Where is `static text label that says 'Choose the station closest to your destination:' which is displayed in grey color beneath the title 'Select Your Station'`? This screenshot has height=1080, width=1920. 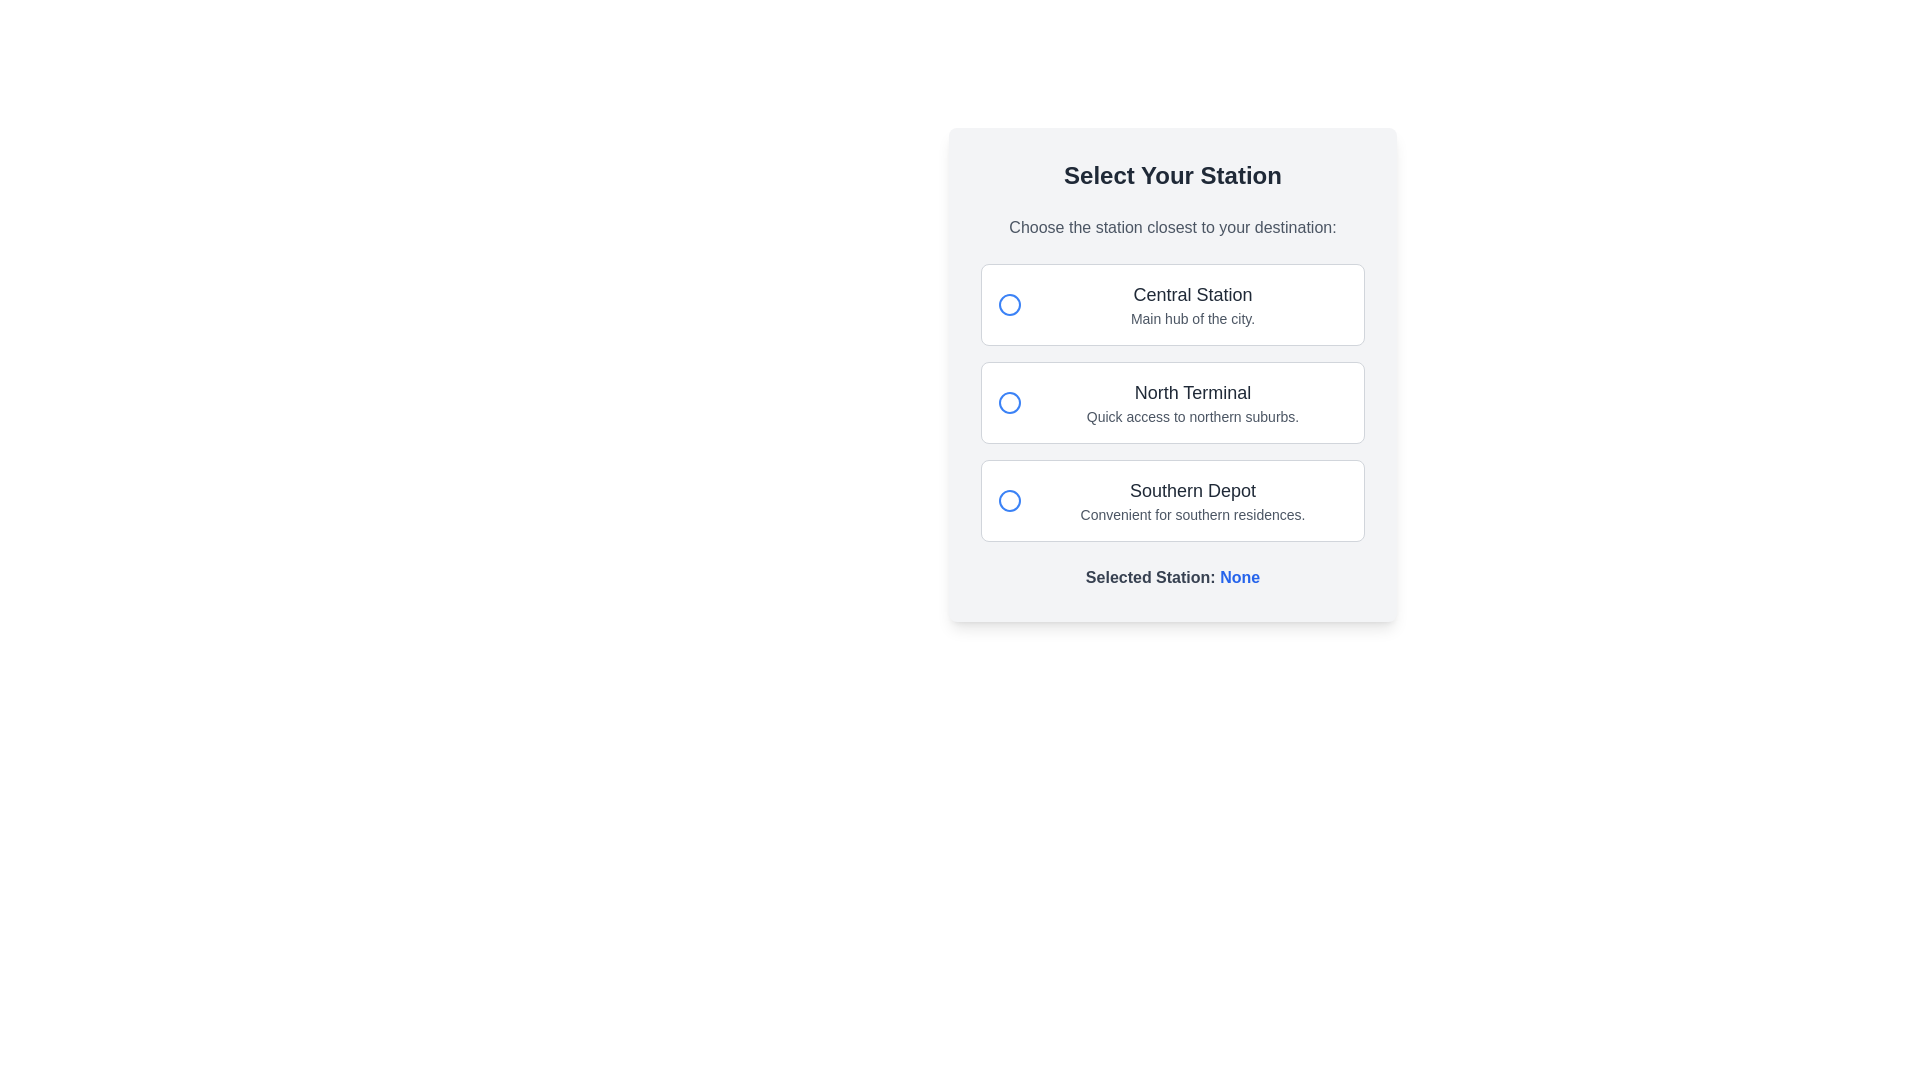
static text label that says 'Choose the station closest to your destination:' which is displayed in grey color beneath the title 'Select Your Station' is located at coordinates (1172, 226).